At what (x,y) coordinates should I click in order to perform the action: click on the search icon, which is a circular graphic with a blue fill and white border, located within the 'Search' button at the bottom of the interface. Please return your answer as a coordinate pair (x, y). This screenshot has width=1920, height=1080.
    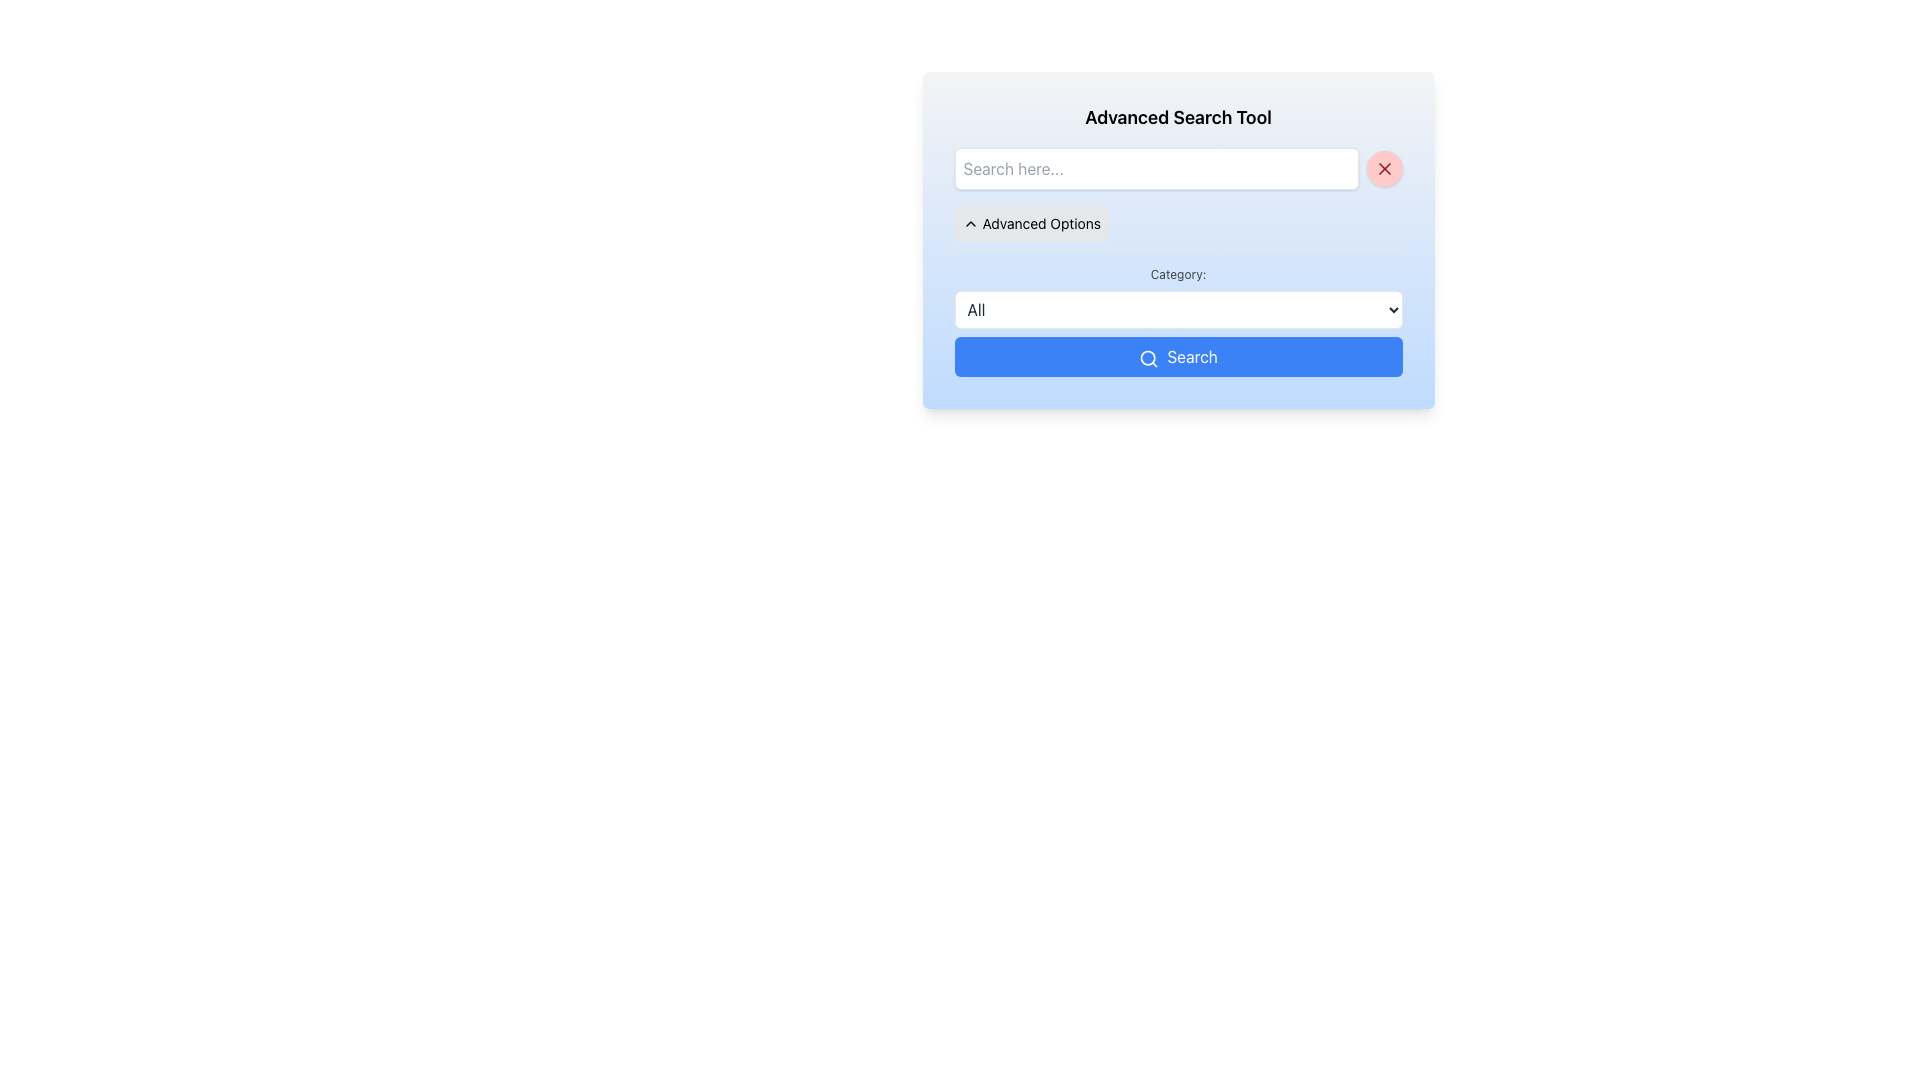
    Looking at the image, I should click on (1148, 356).